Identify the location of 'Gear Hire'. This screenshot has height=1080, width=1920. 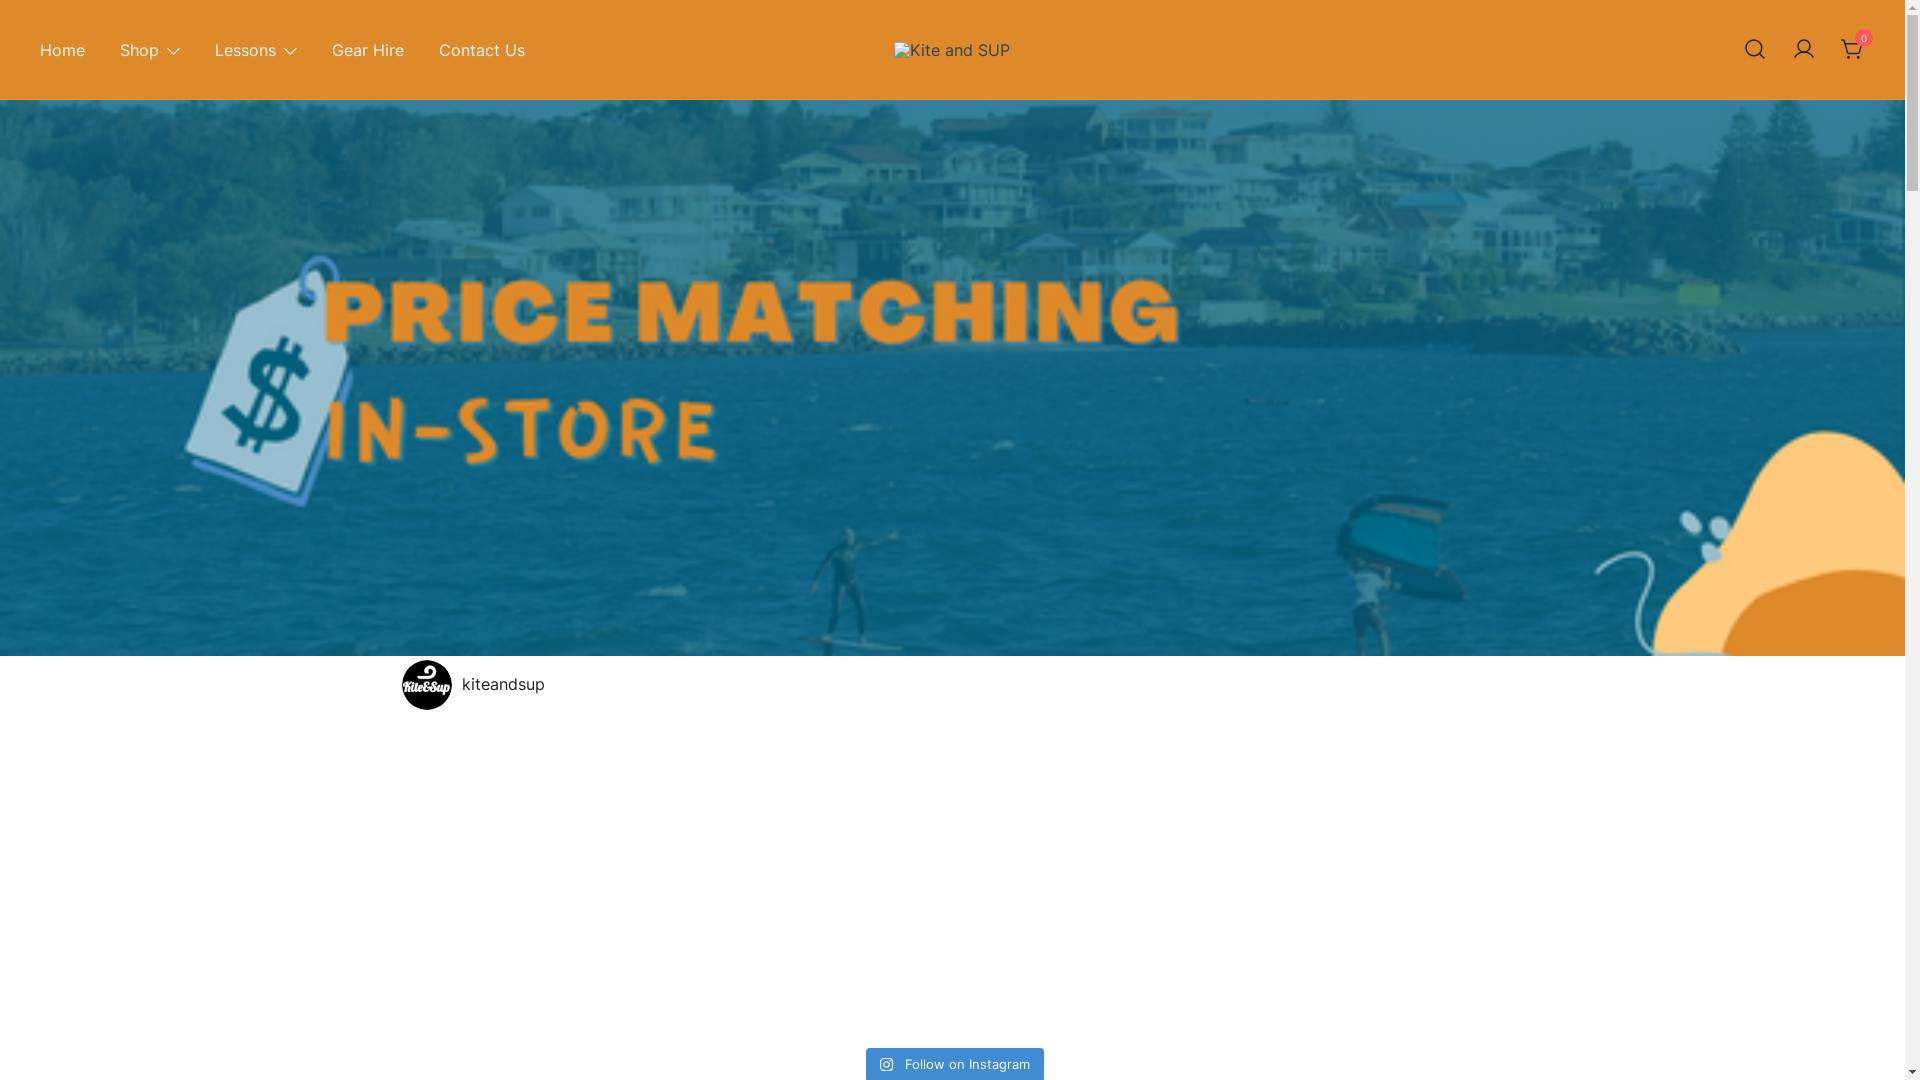
(368, 49).